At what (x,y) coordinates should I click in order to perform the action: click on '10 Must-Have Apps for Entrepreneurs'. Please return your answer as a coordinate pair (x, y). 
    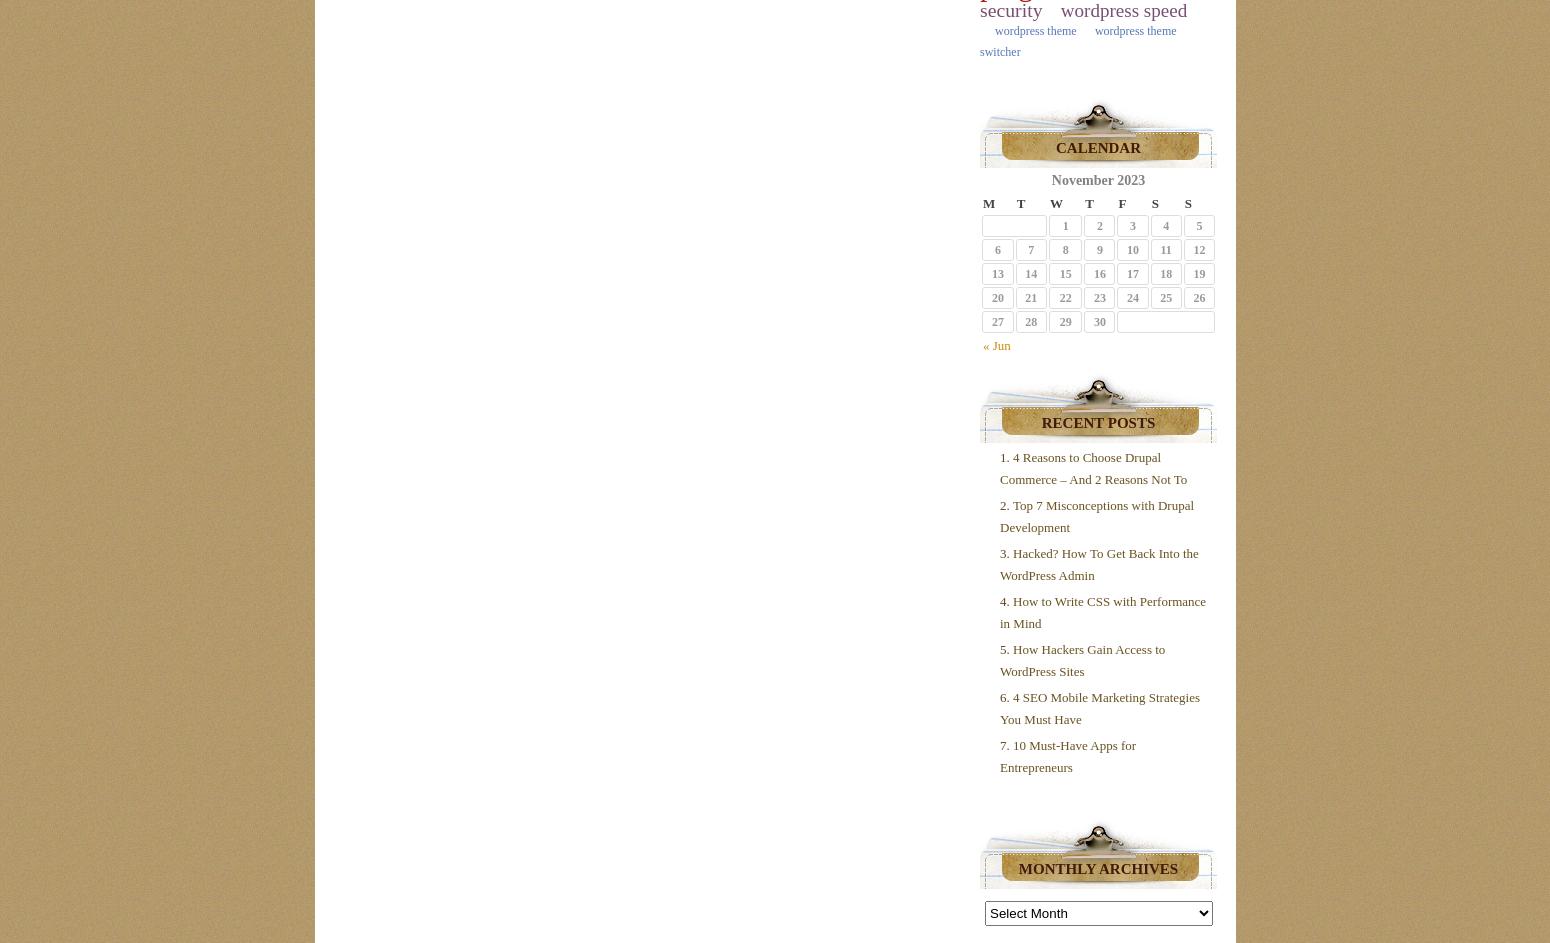
    Looking at the image, I should click on (1067, 756).